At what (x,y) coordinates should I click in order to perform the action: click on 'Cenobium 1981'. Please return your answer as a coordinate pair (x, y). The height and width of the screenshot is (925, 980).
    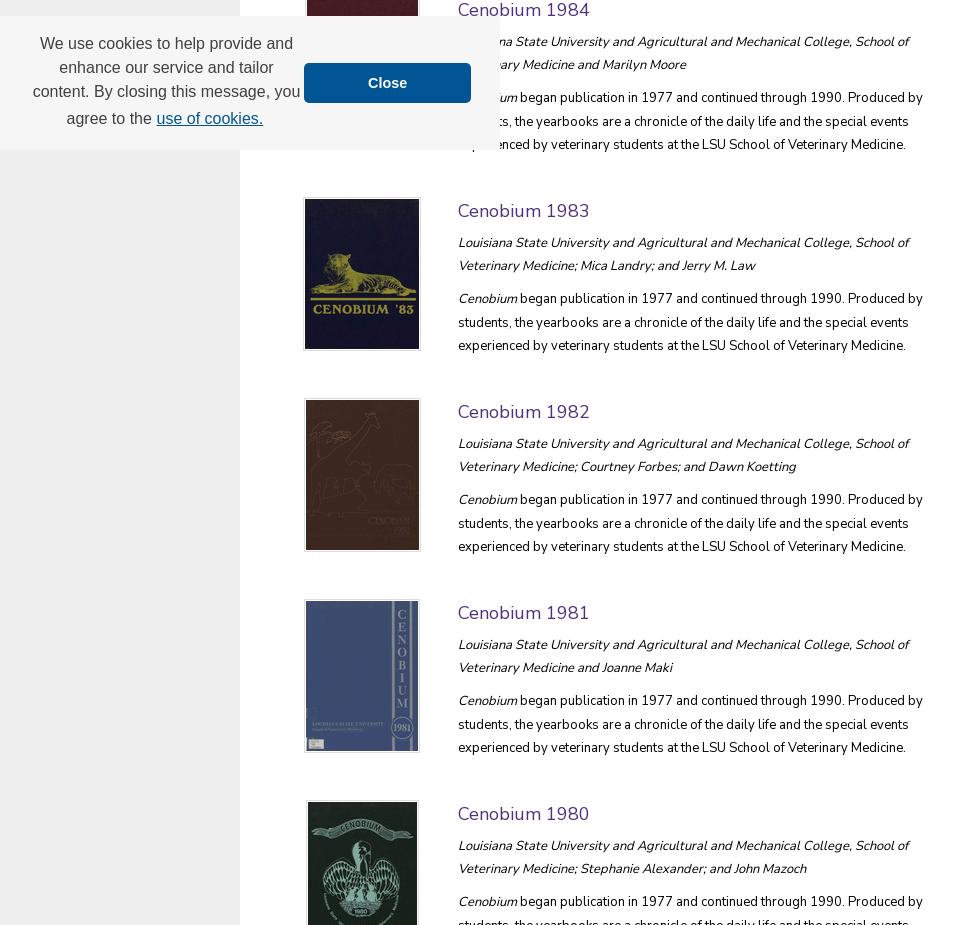
    Looking at the image, I should click on (524, 611).